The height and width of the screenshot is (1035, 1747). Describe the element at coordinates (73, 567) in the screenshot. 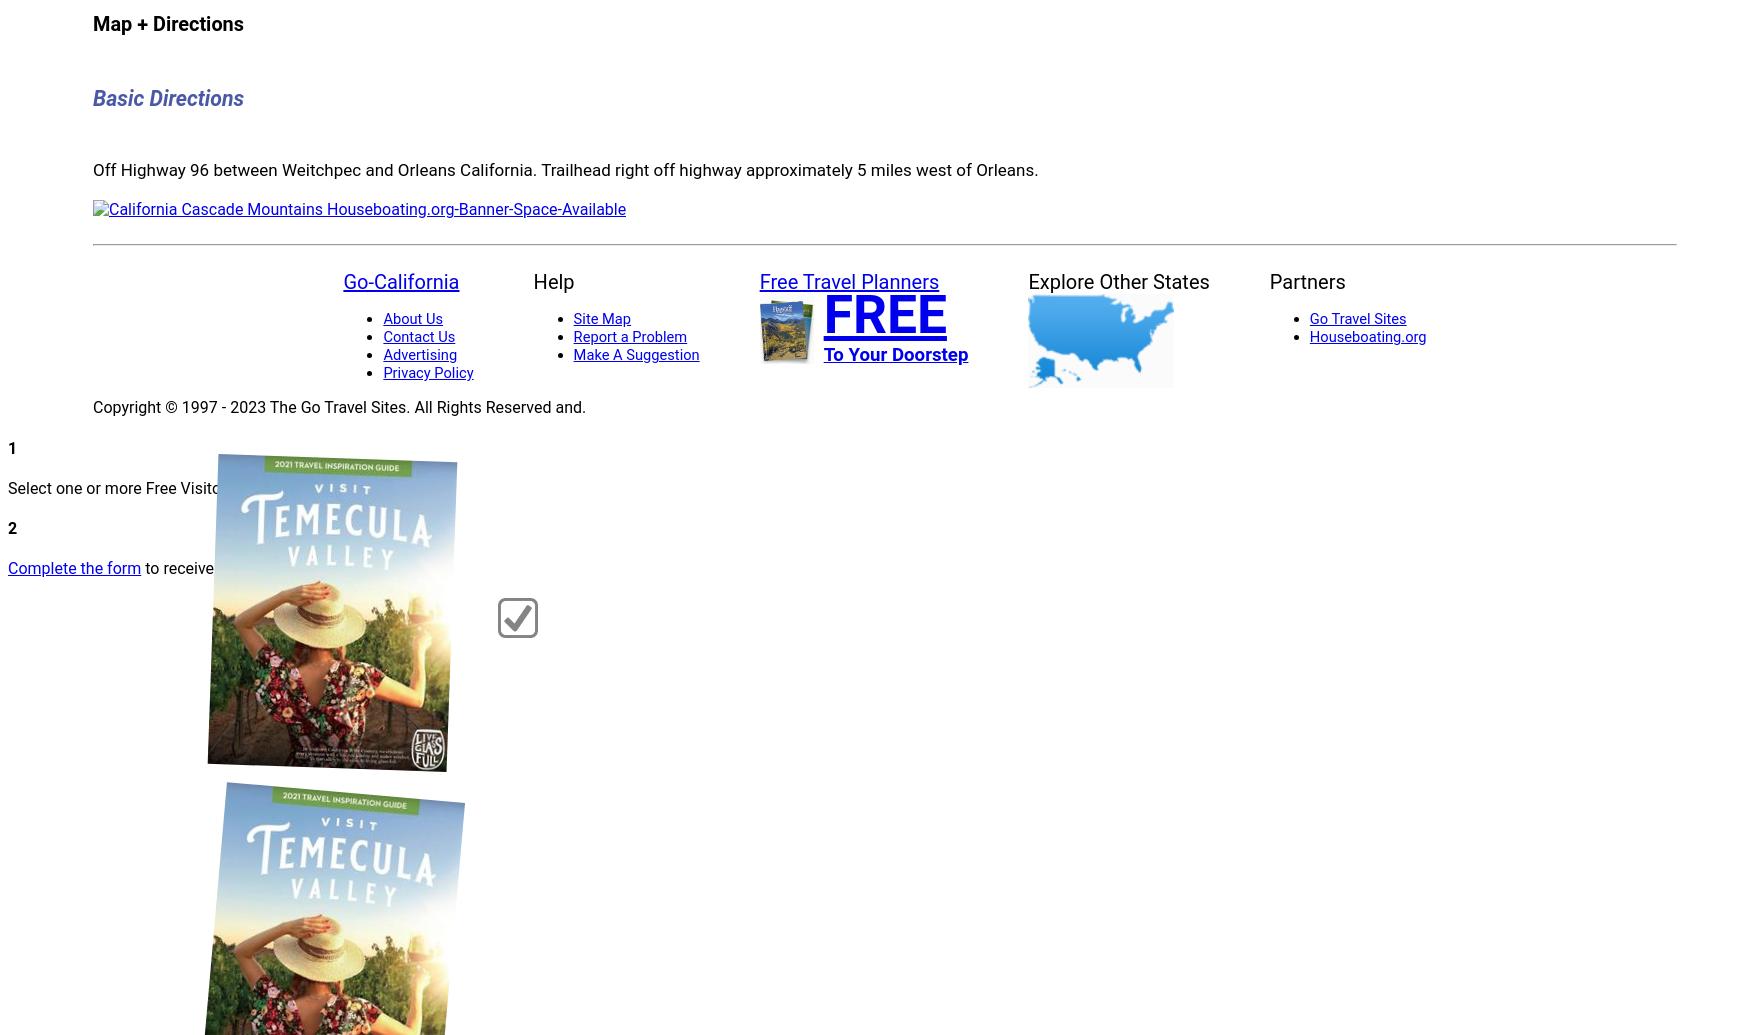

I see `'Complete the form'` at that location.